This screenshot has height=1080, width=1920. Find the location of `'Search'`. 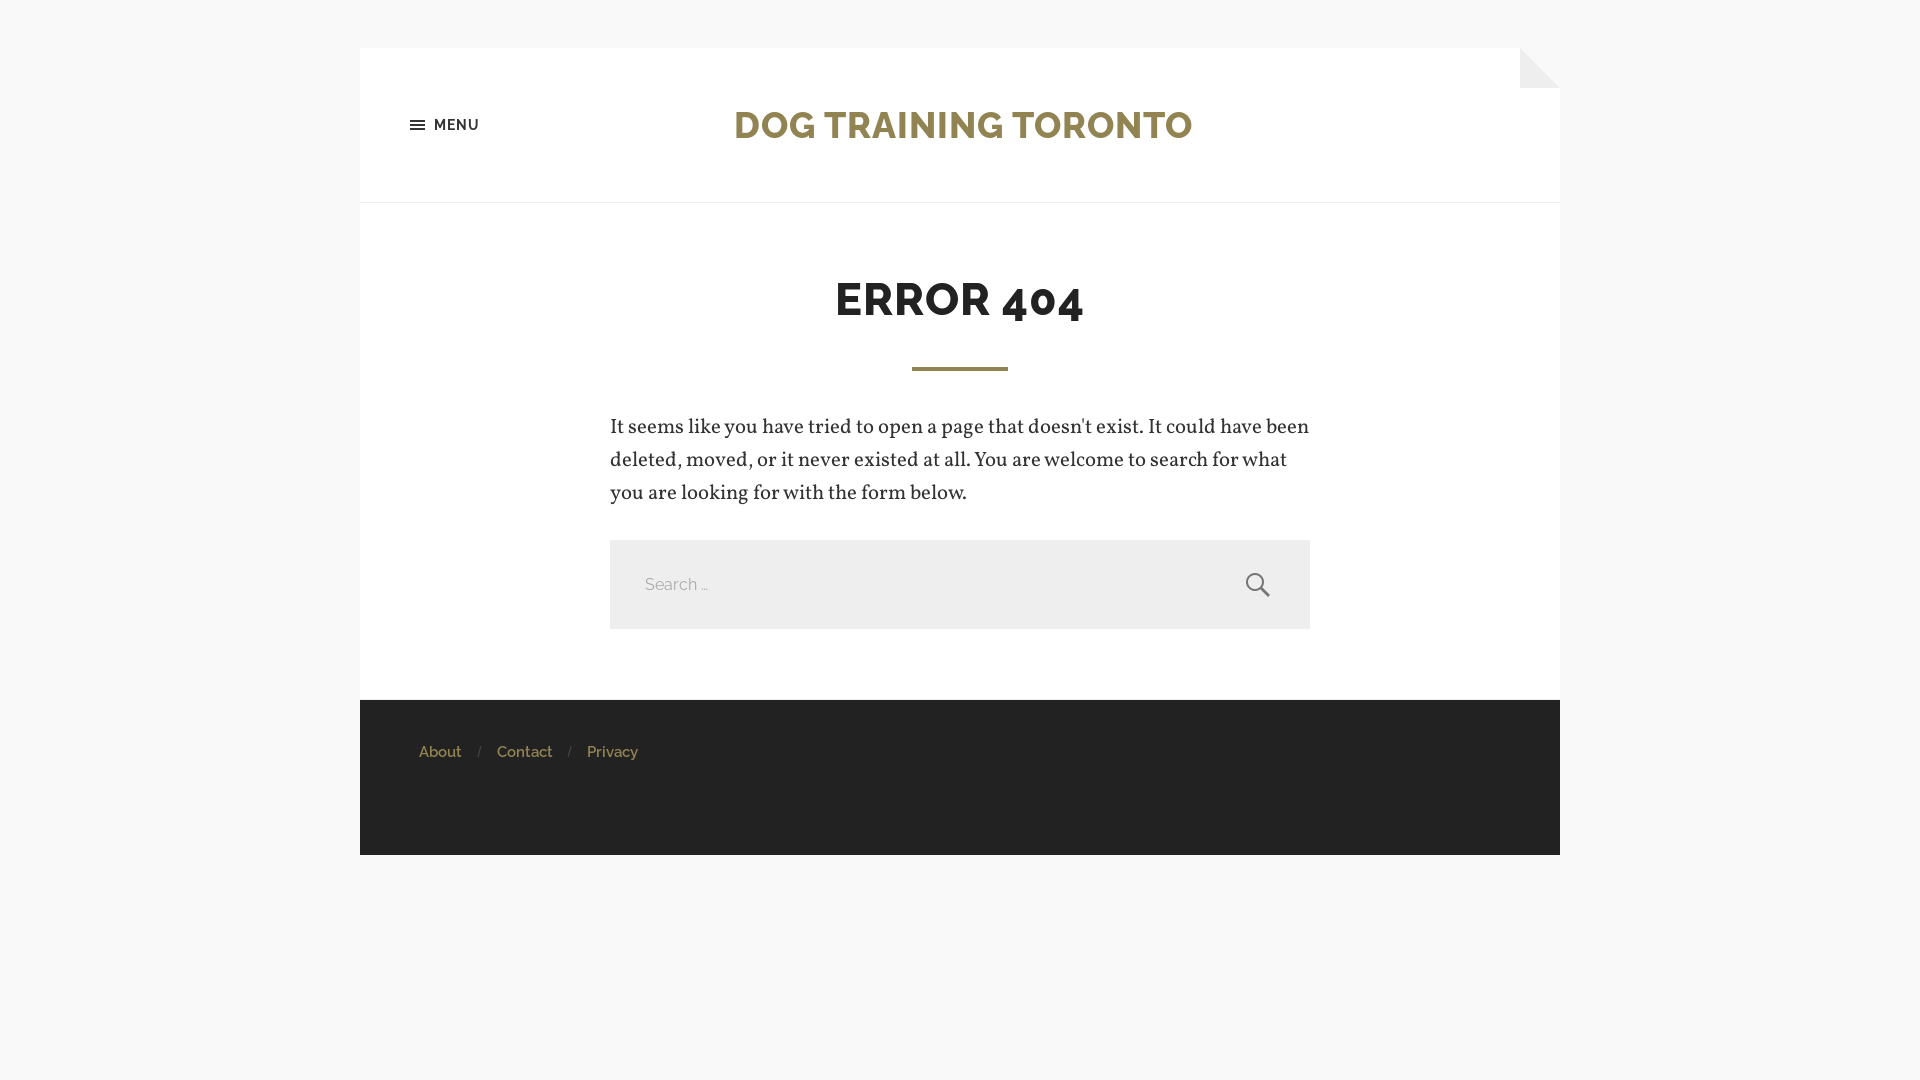

'Search' is located at coordinates (1256, 584).